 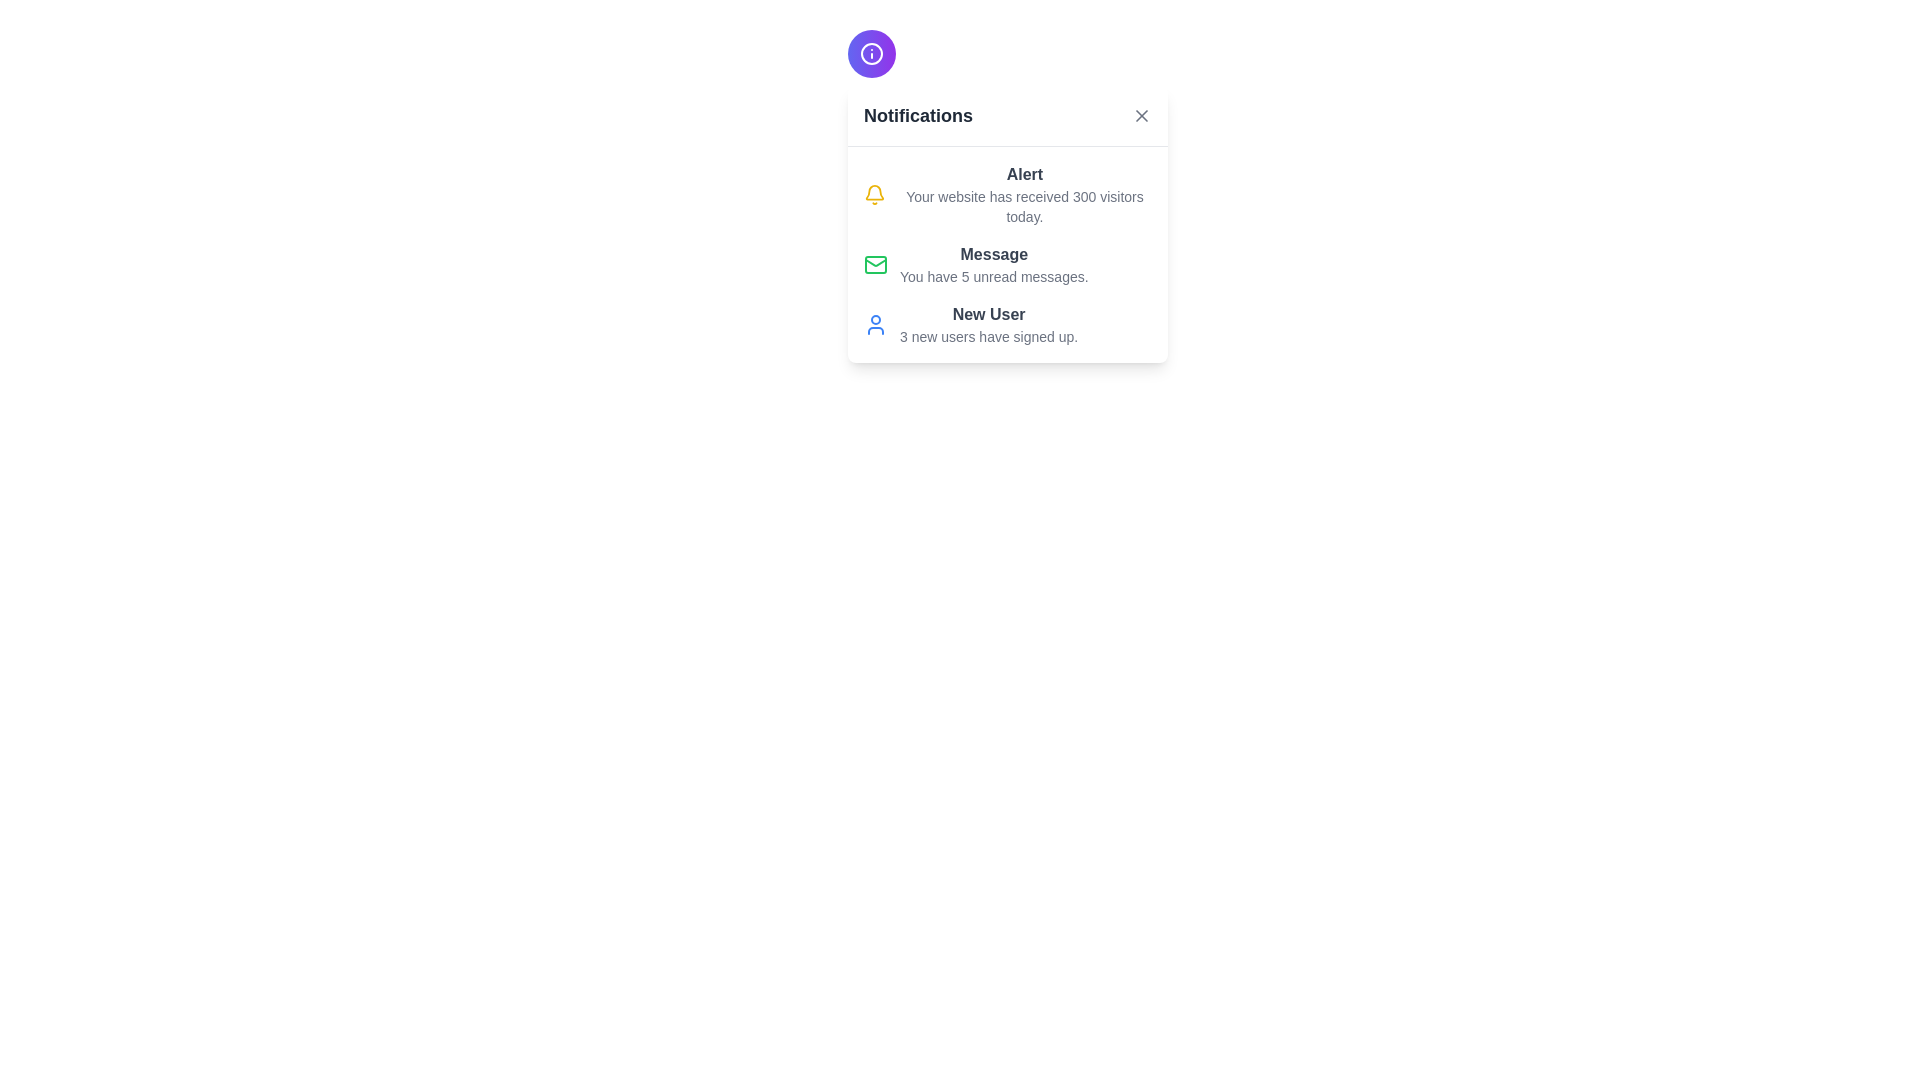 I want to click on the circular icon with a gradient background transitioning from purple to blue, which has a white outline and a smaller white dot in its center, located above the notifications panel, so click(x=872, y=53).